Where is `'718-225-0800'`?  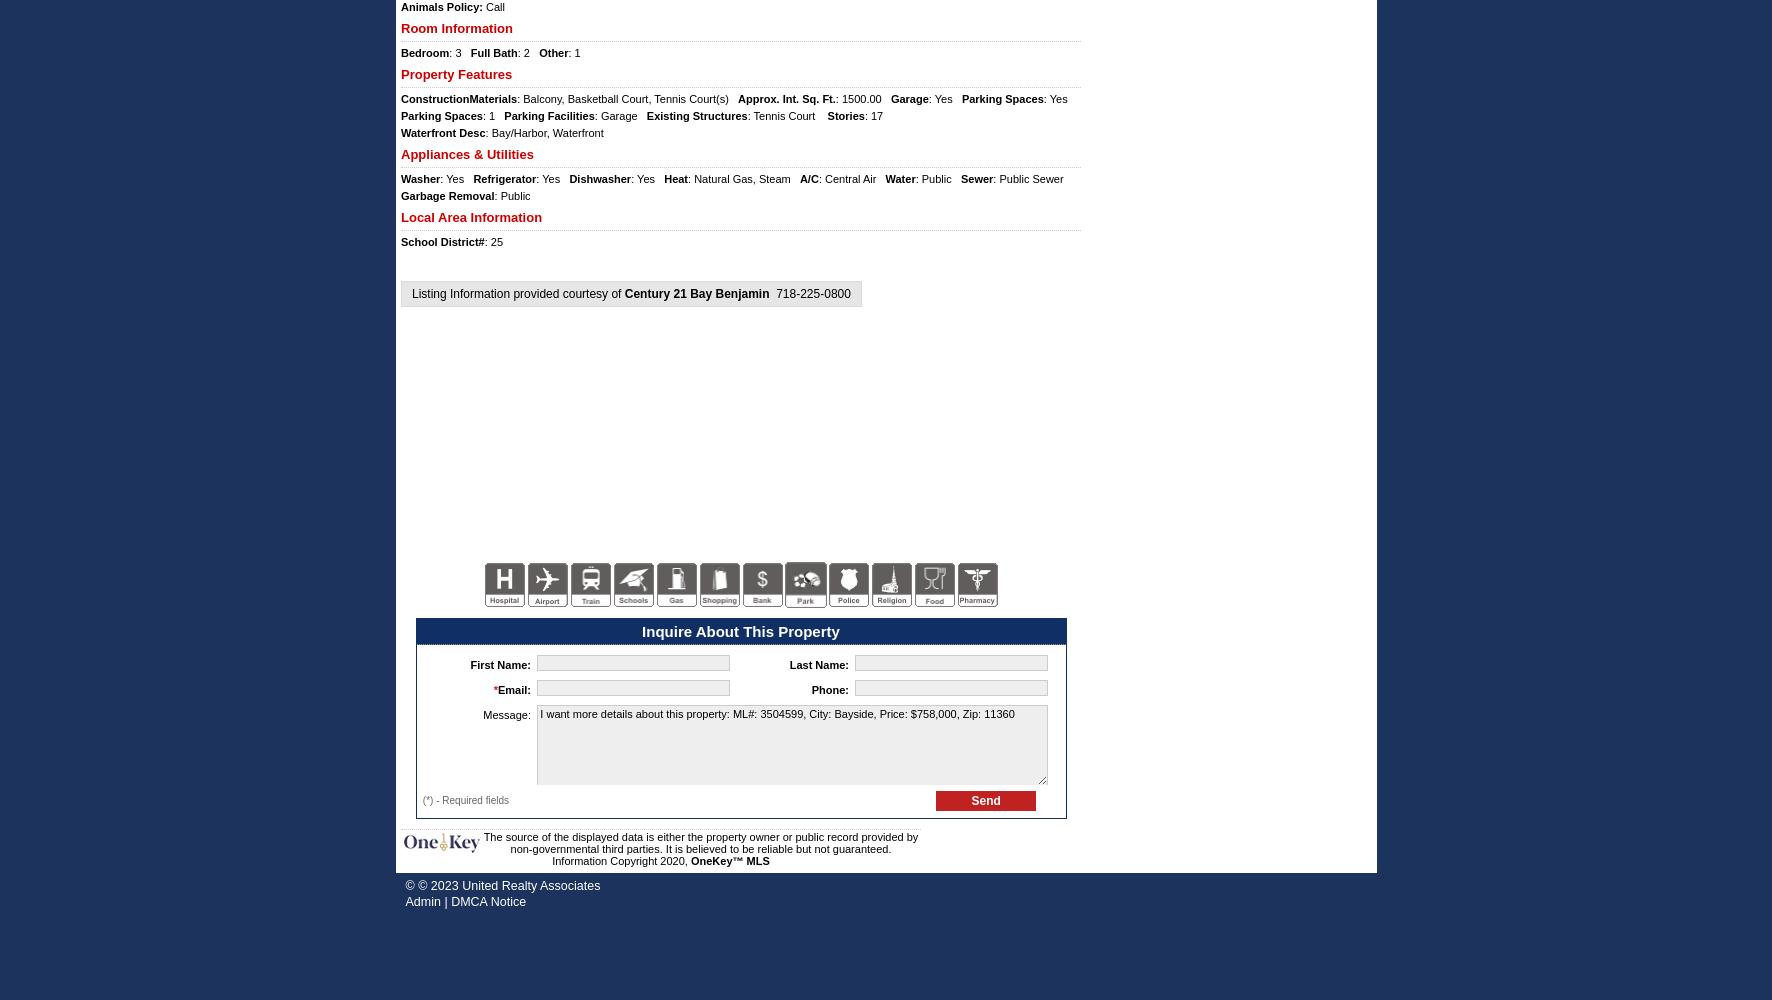
'718-225-0800' is located at coordinates (809, 294).